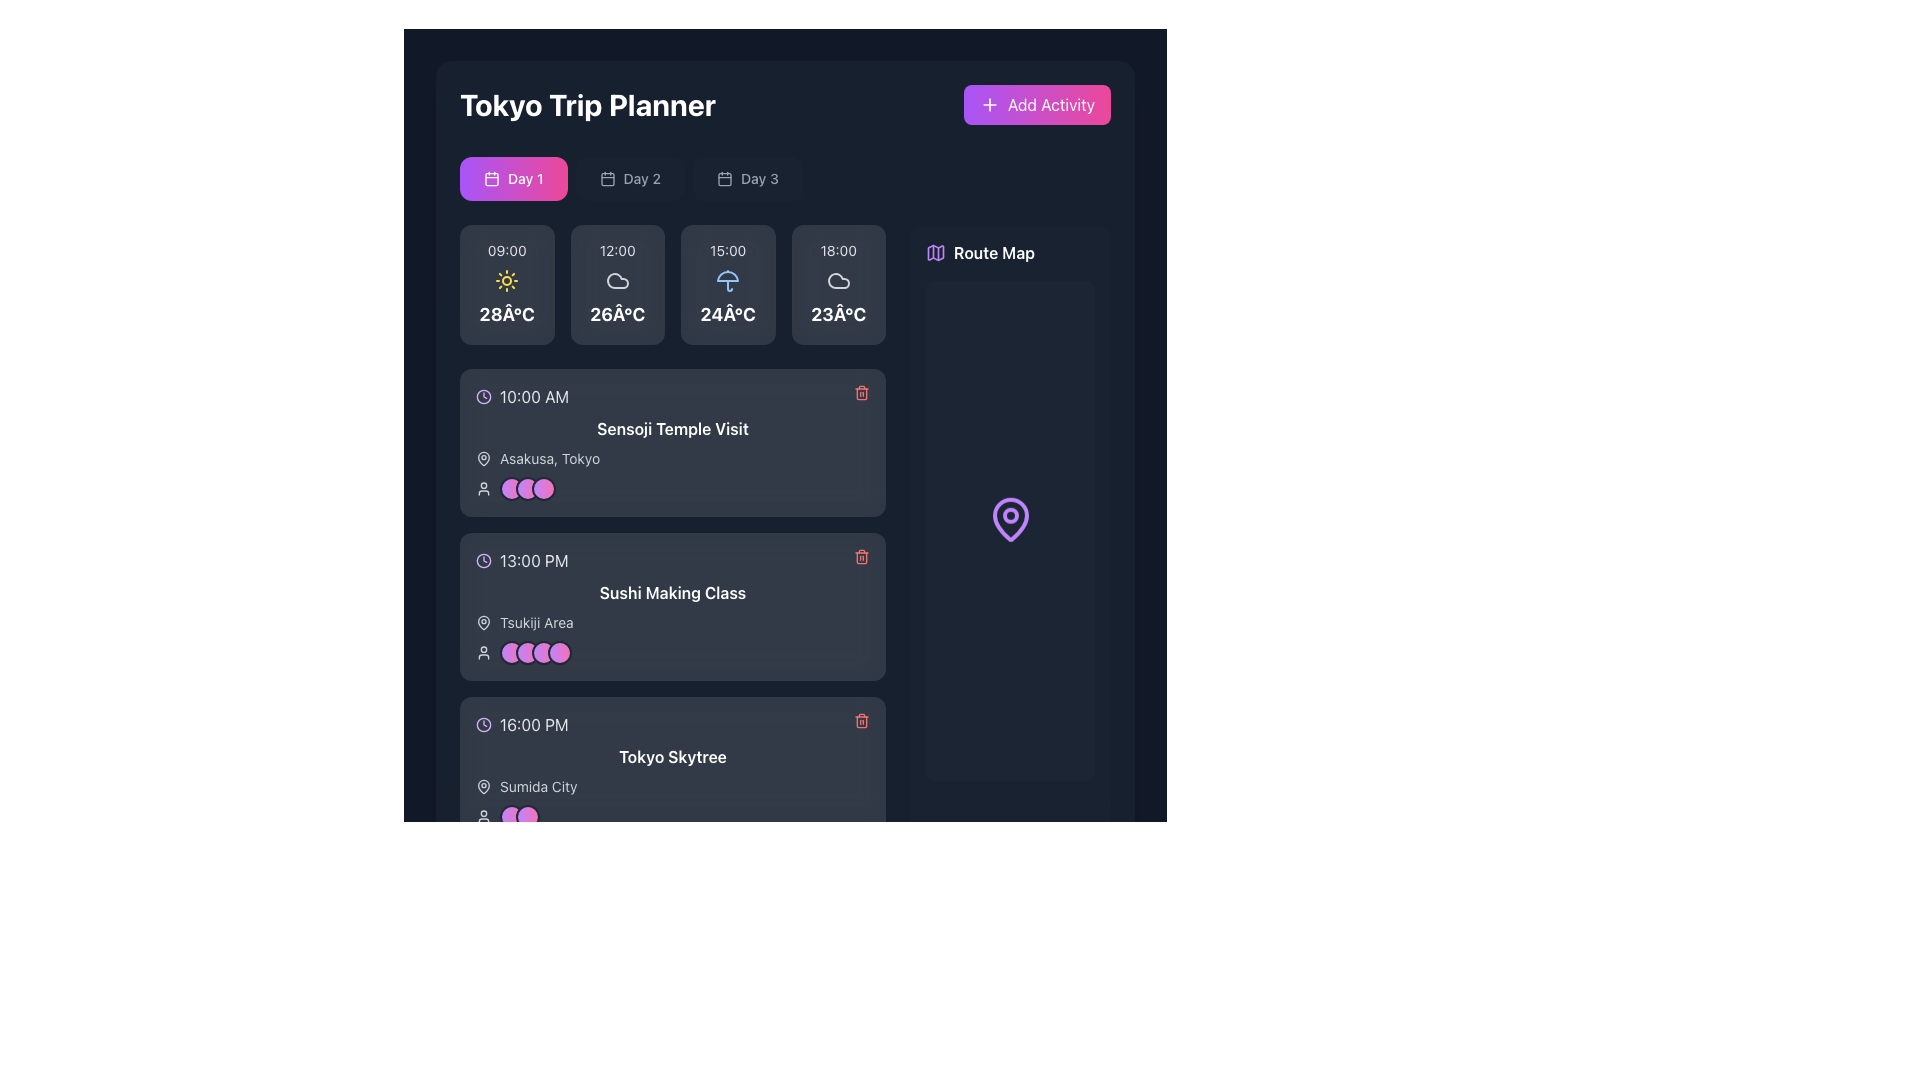 This screenshot has height=1080, width=1920. Describe the element at coordinates (729, 285) in the screenshot. I see `the vertical line element of the umbrella icon, which is a thin stroke with rounded edges positioned centrally below the upper arc of the SVG` at that location.